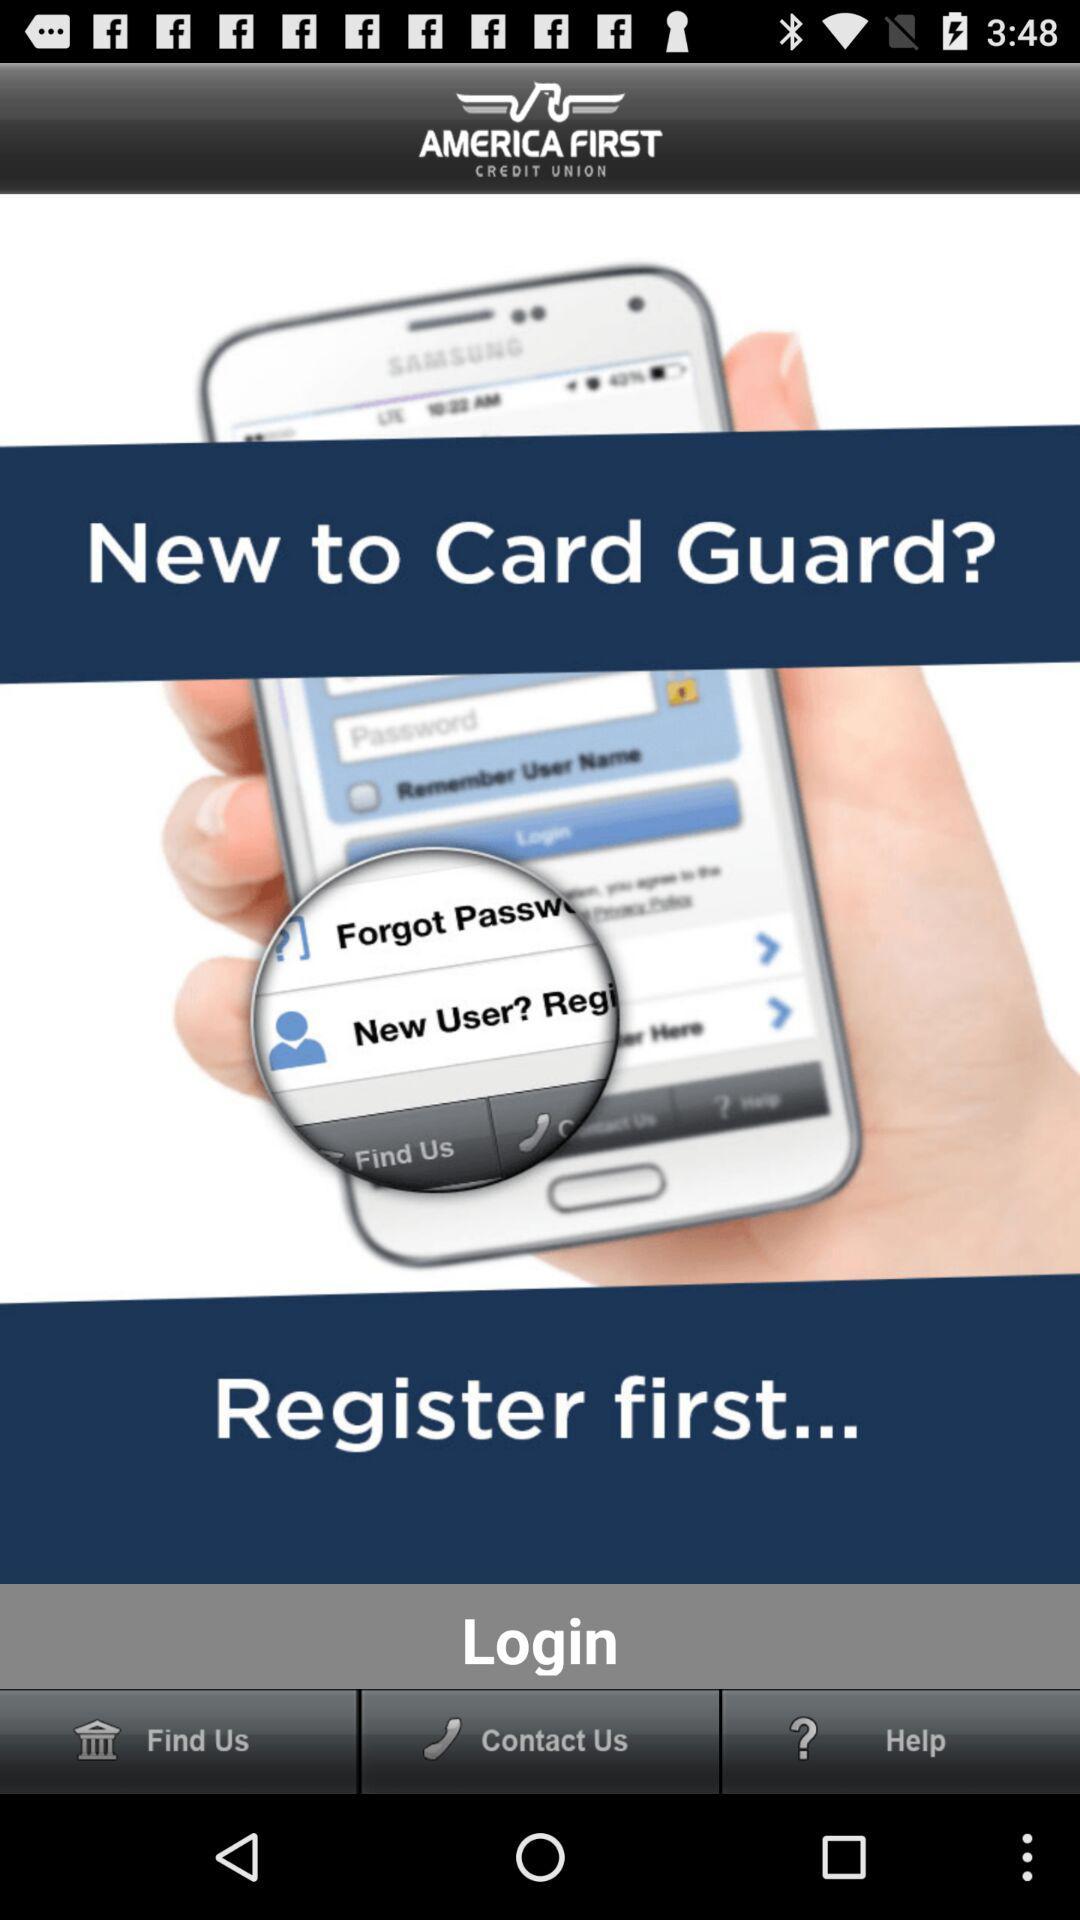 The height and width of the screenshot is (1920, 1080). What do you see at coordinates (178, 1740) in the screenshot?
I see `get directions` at bounding box center [178, 1740].